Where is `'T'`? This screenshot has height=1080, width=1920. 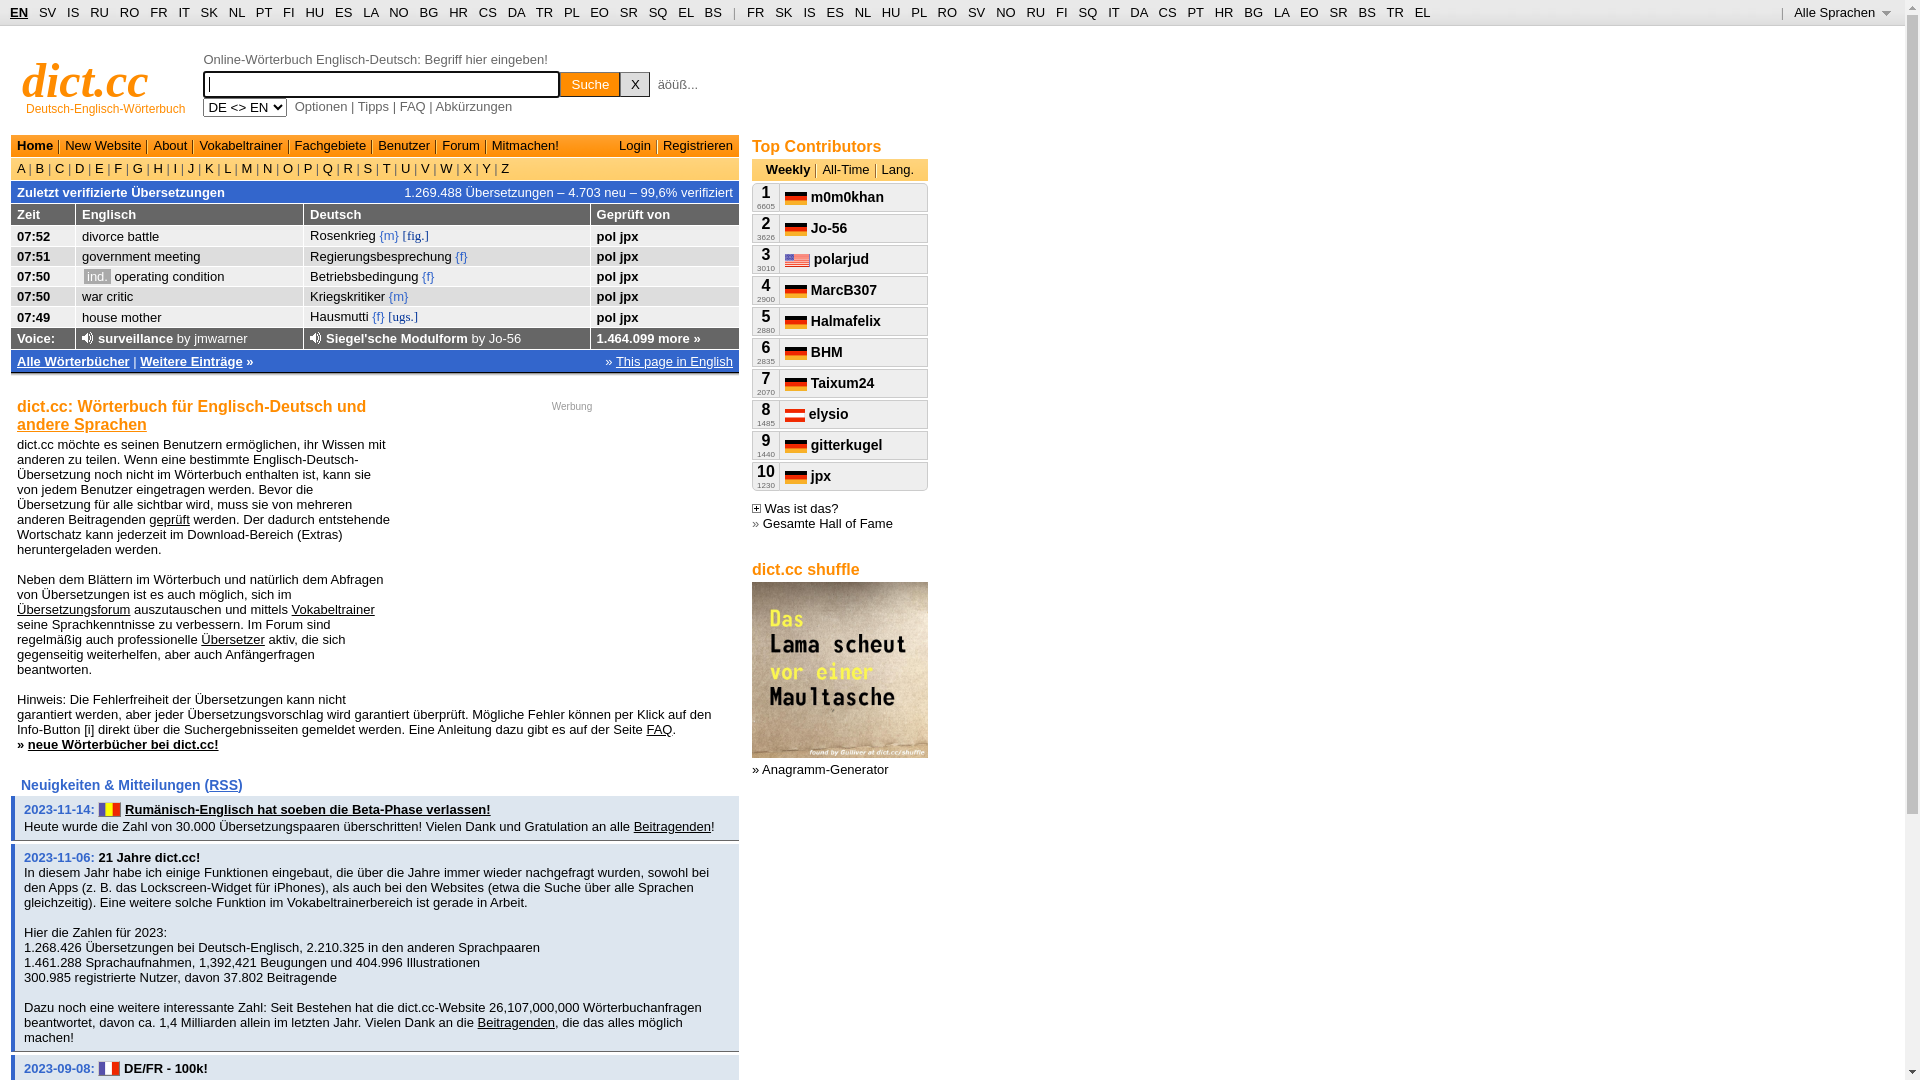 'T' is located at coordinates (379, 167).